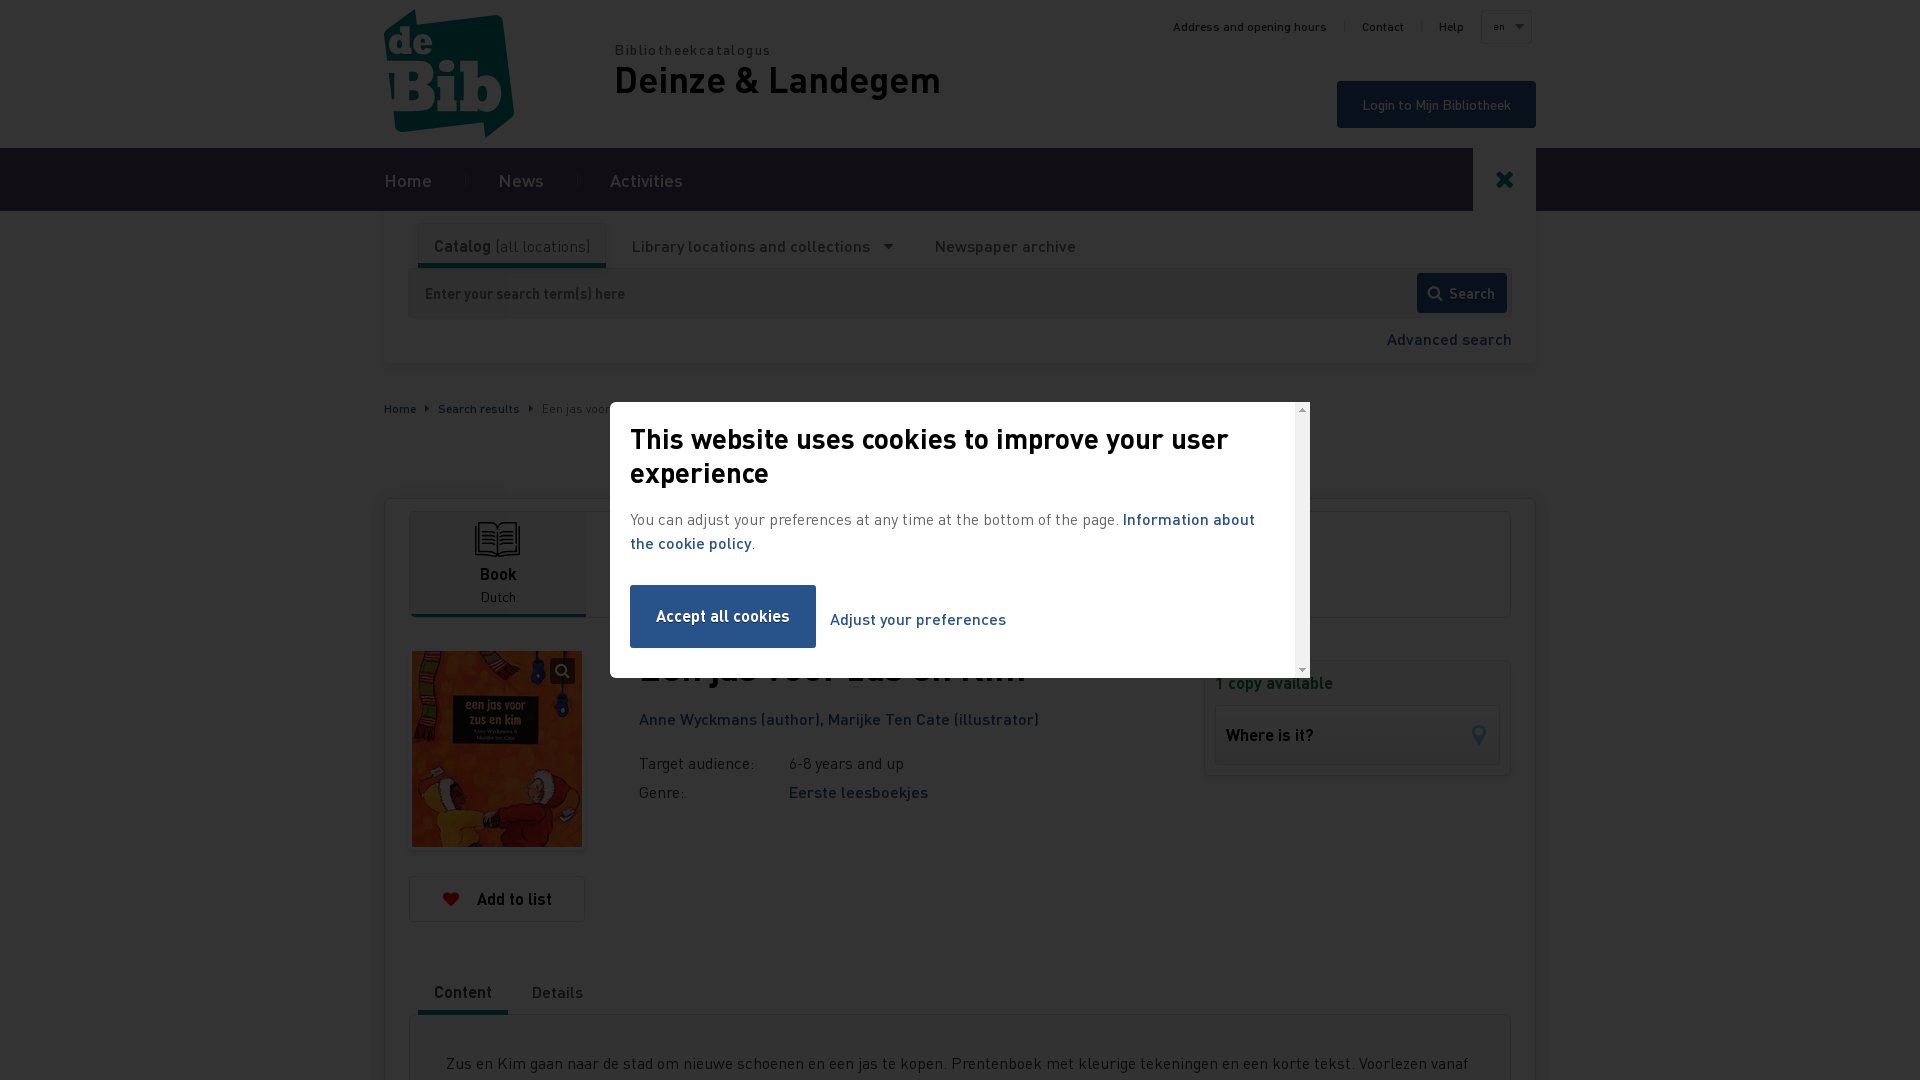 The height and width of the screenshot is (1080, 1920). What do you see at coordinates (1248, 27) in the screenshot?
I see `'Address and opening hours'` at bounding box center [1248, 27].